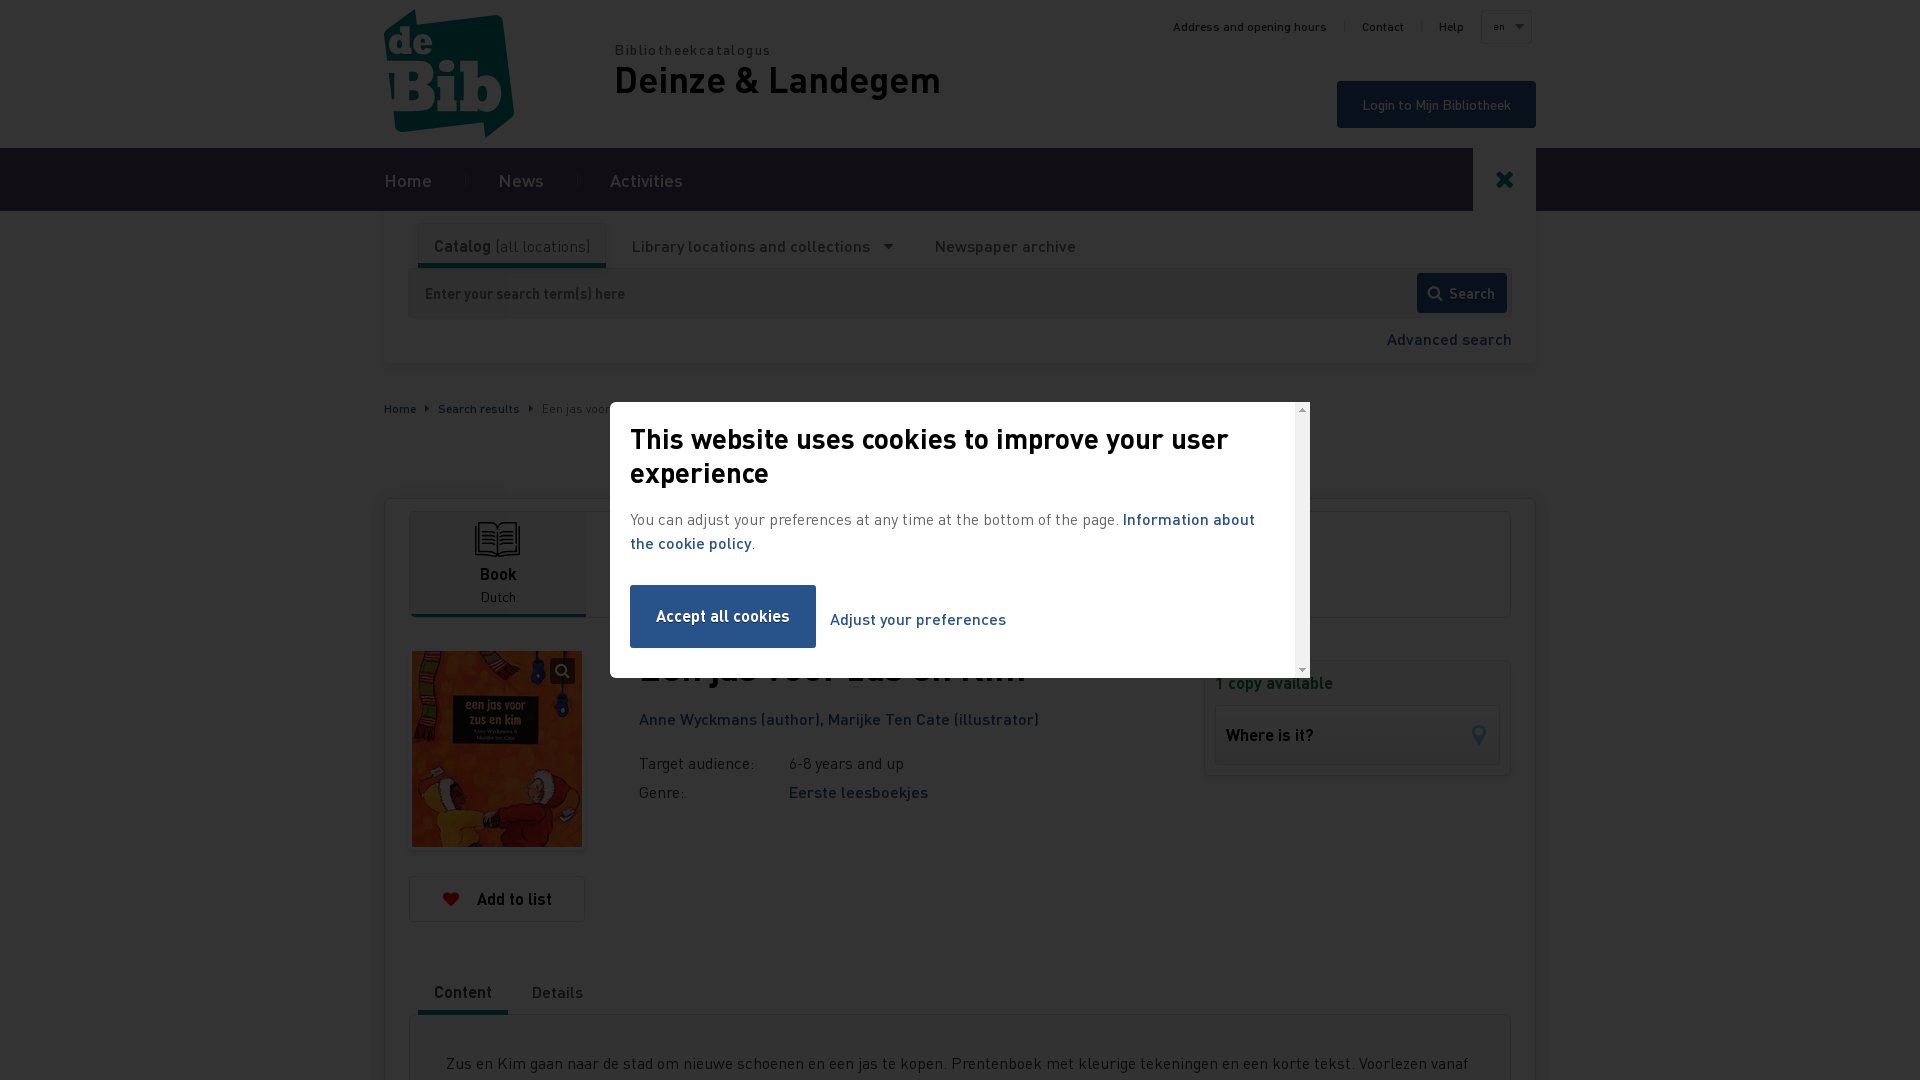 The height and width of the screenshot is (1080, 1920). What do you see at coordinates (1248, 27) in the screenshot?
I see `'Address and opening hours'` at bounding box center [1248, 27].